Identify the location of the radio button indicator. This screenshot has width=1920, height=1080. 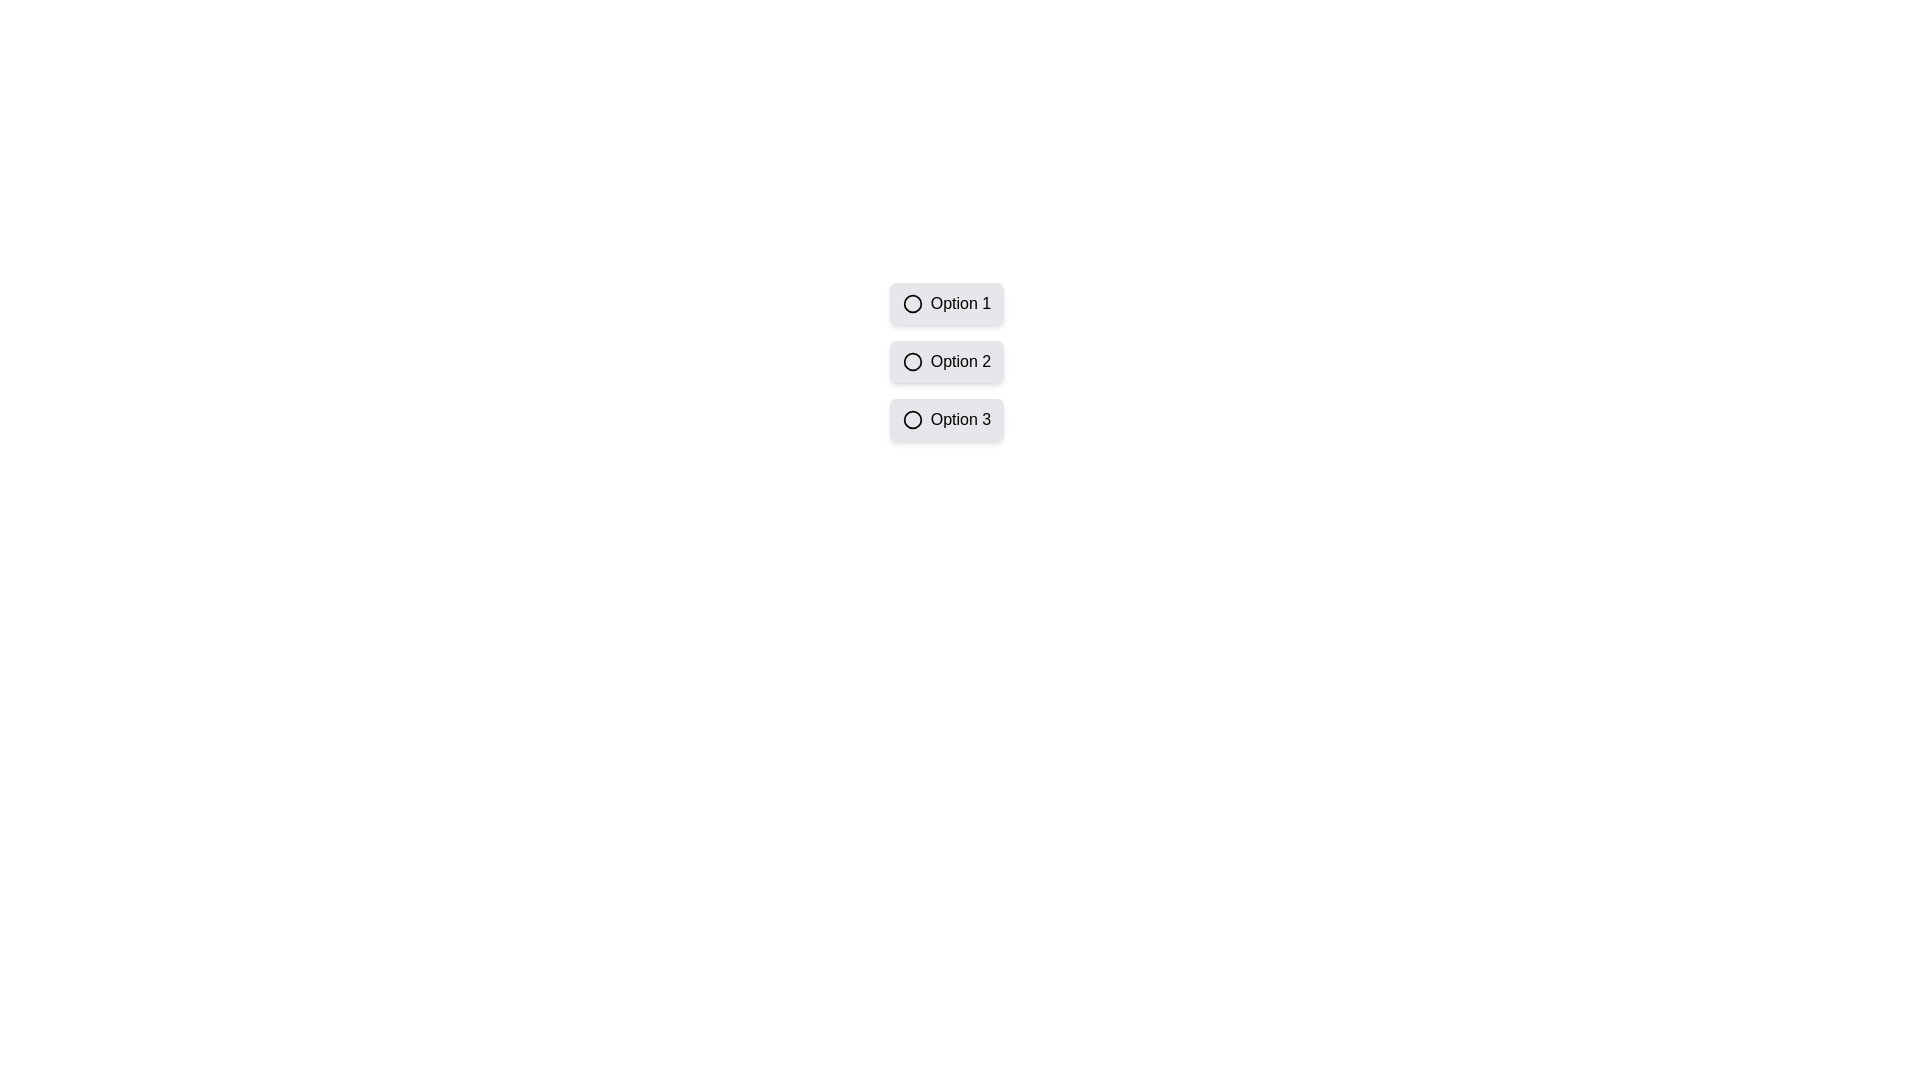
(911, 304).